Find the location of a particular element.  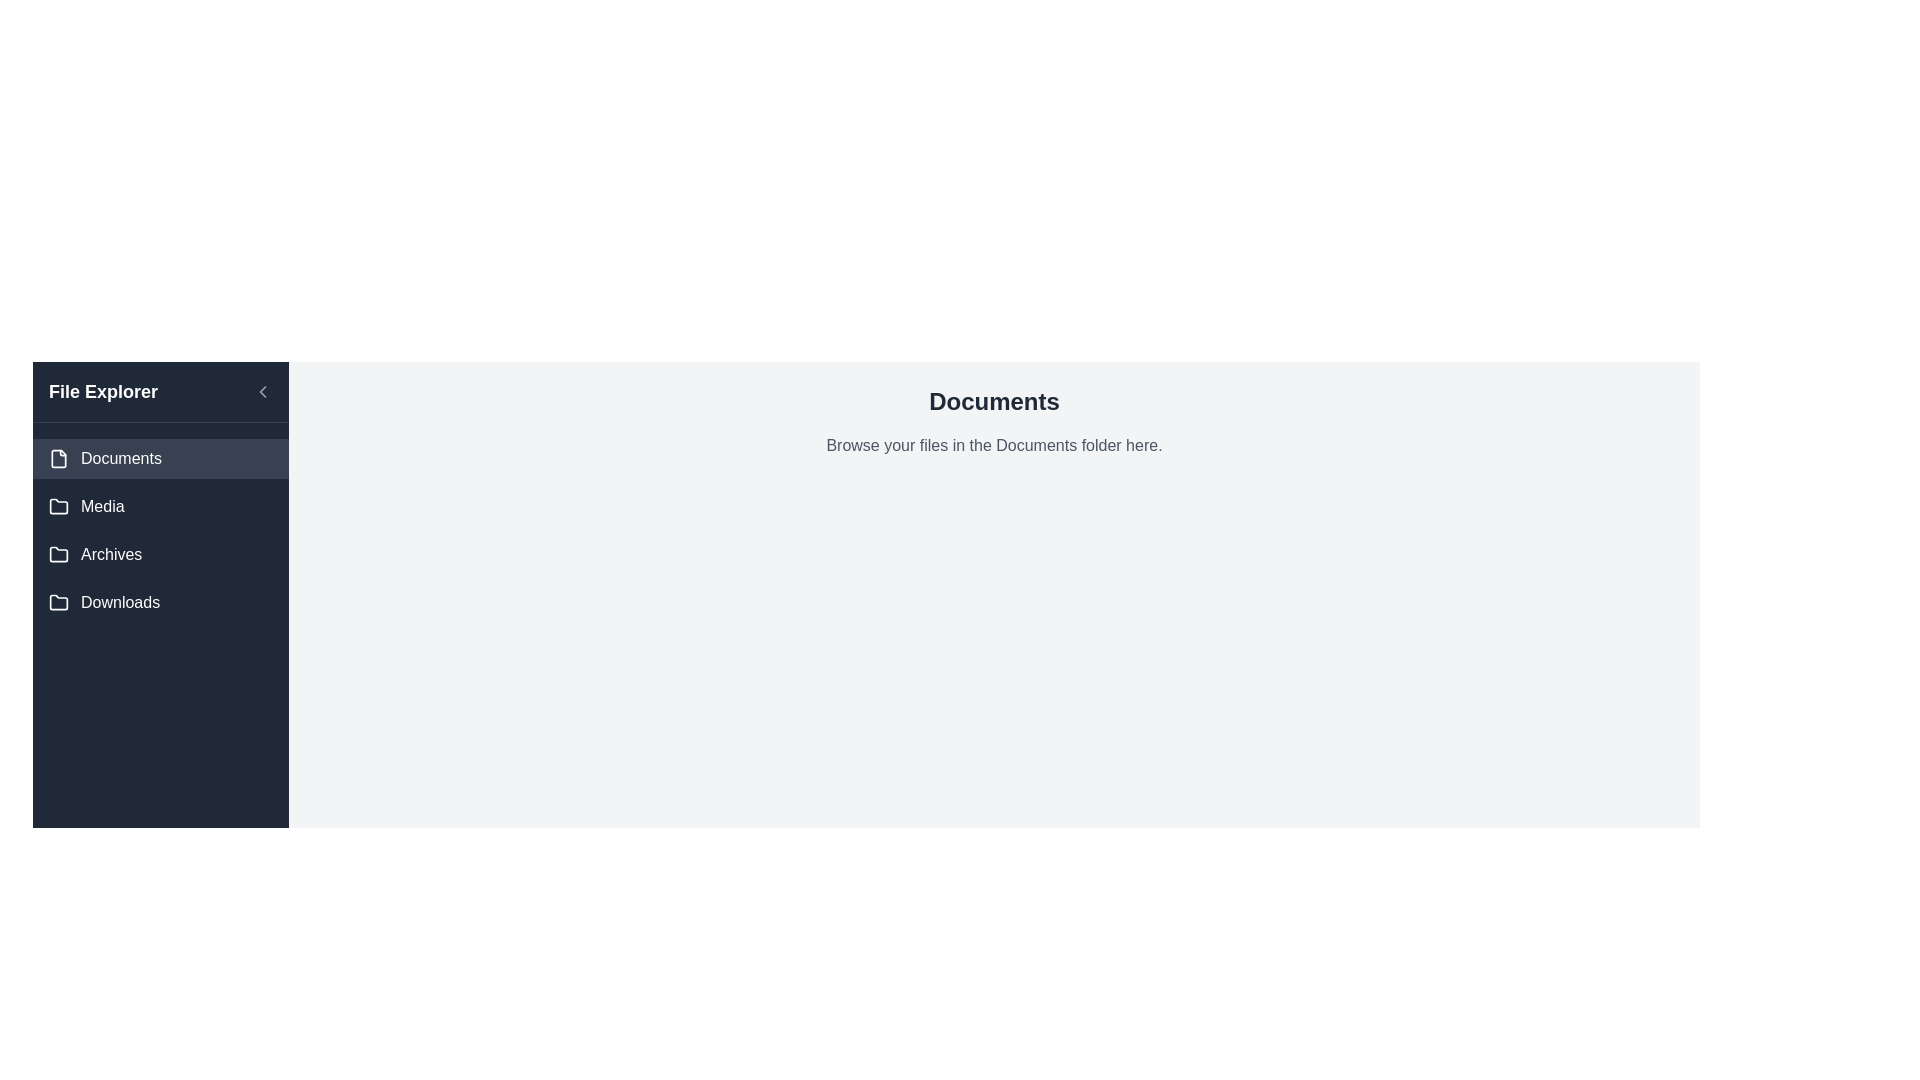

the 'Documents' button in the File Explorer sidebar is located at coordinates (161, 459).